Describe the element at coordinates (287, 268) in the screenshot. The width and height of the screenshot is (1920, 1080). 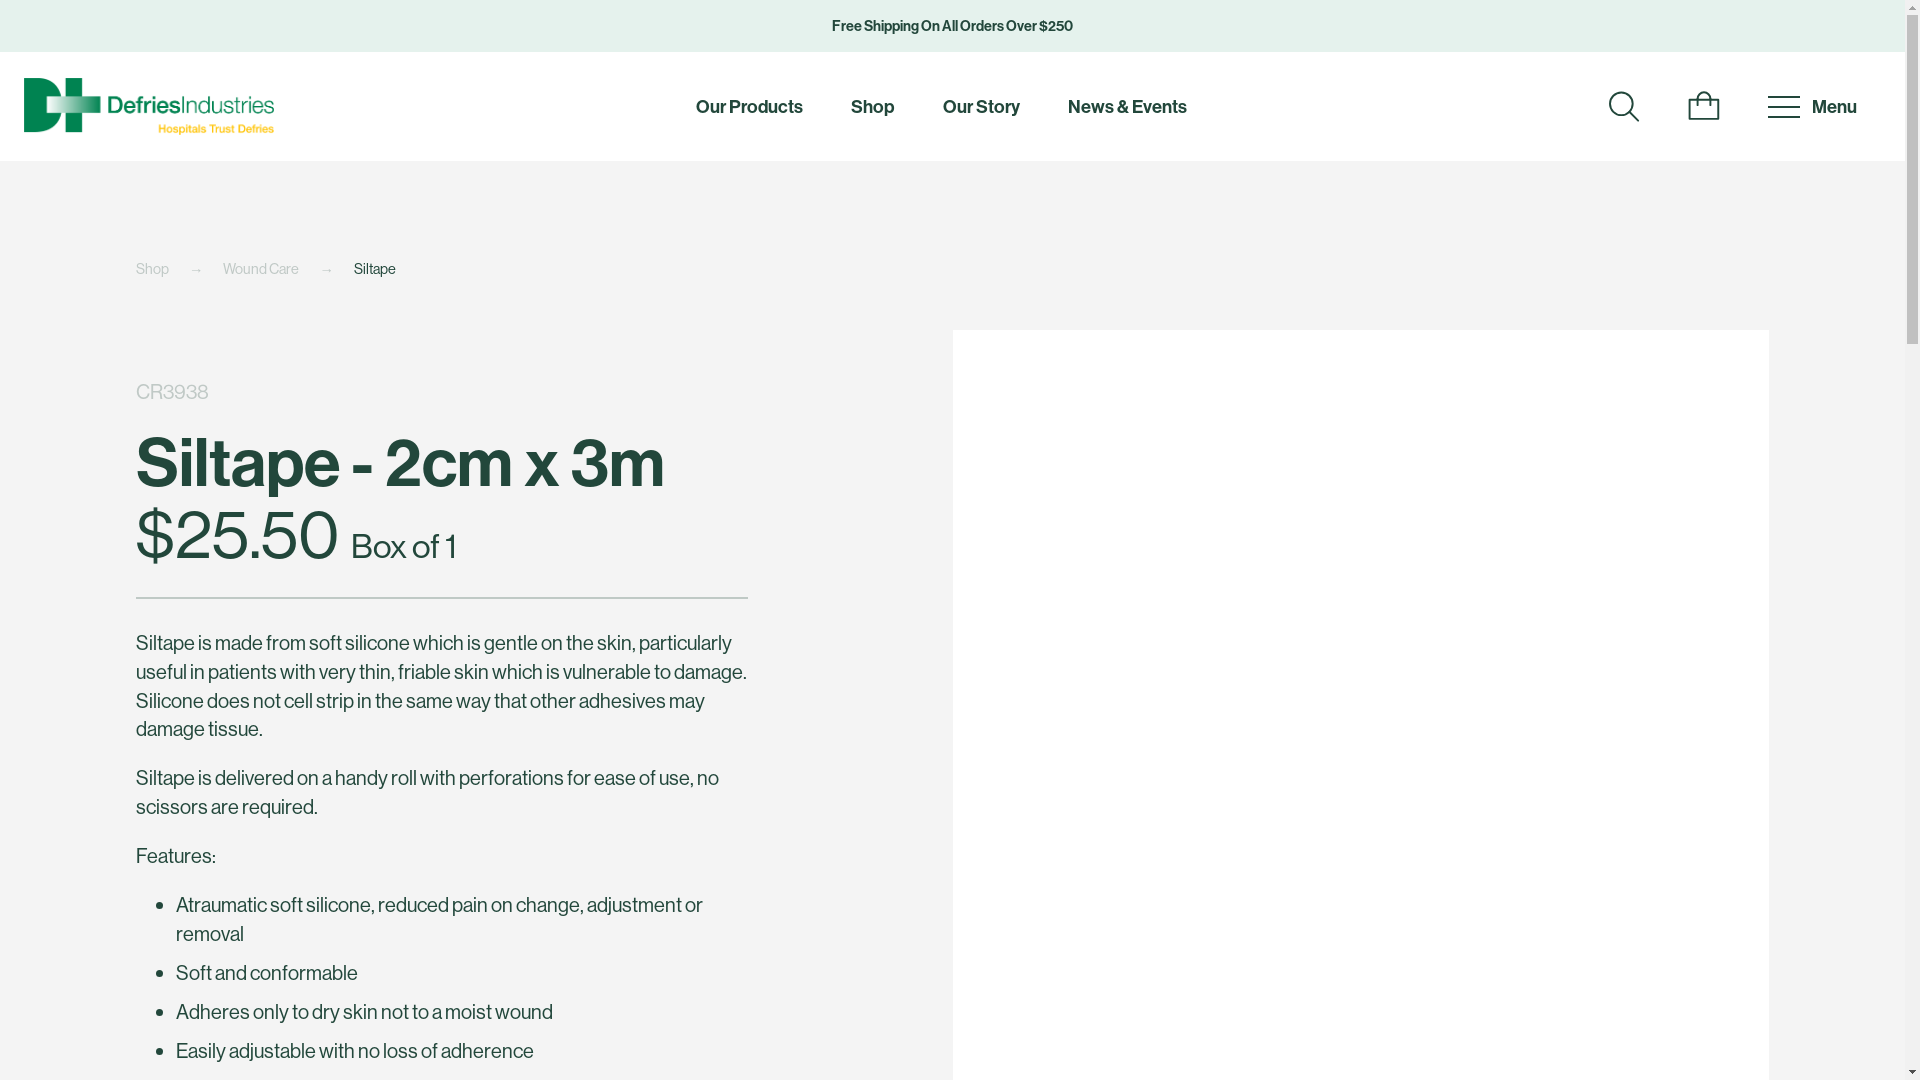
I see `'Wound Care'` at that location.